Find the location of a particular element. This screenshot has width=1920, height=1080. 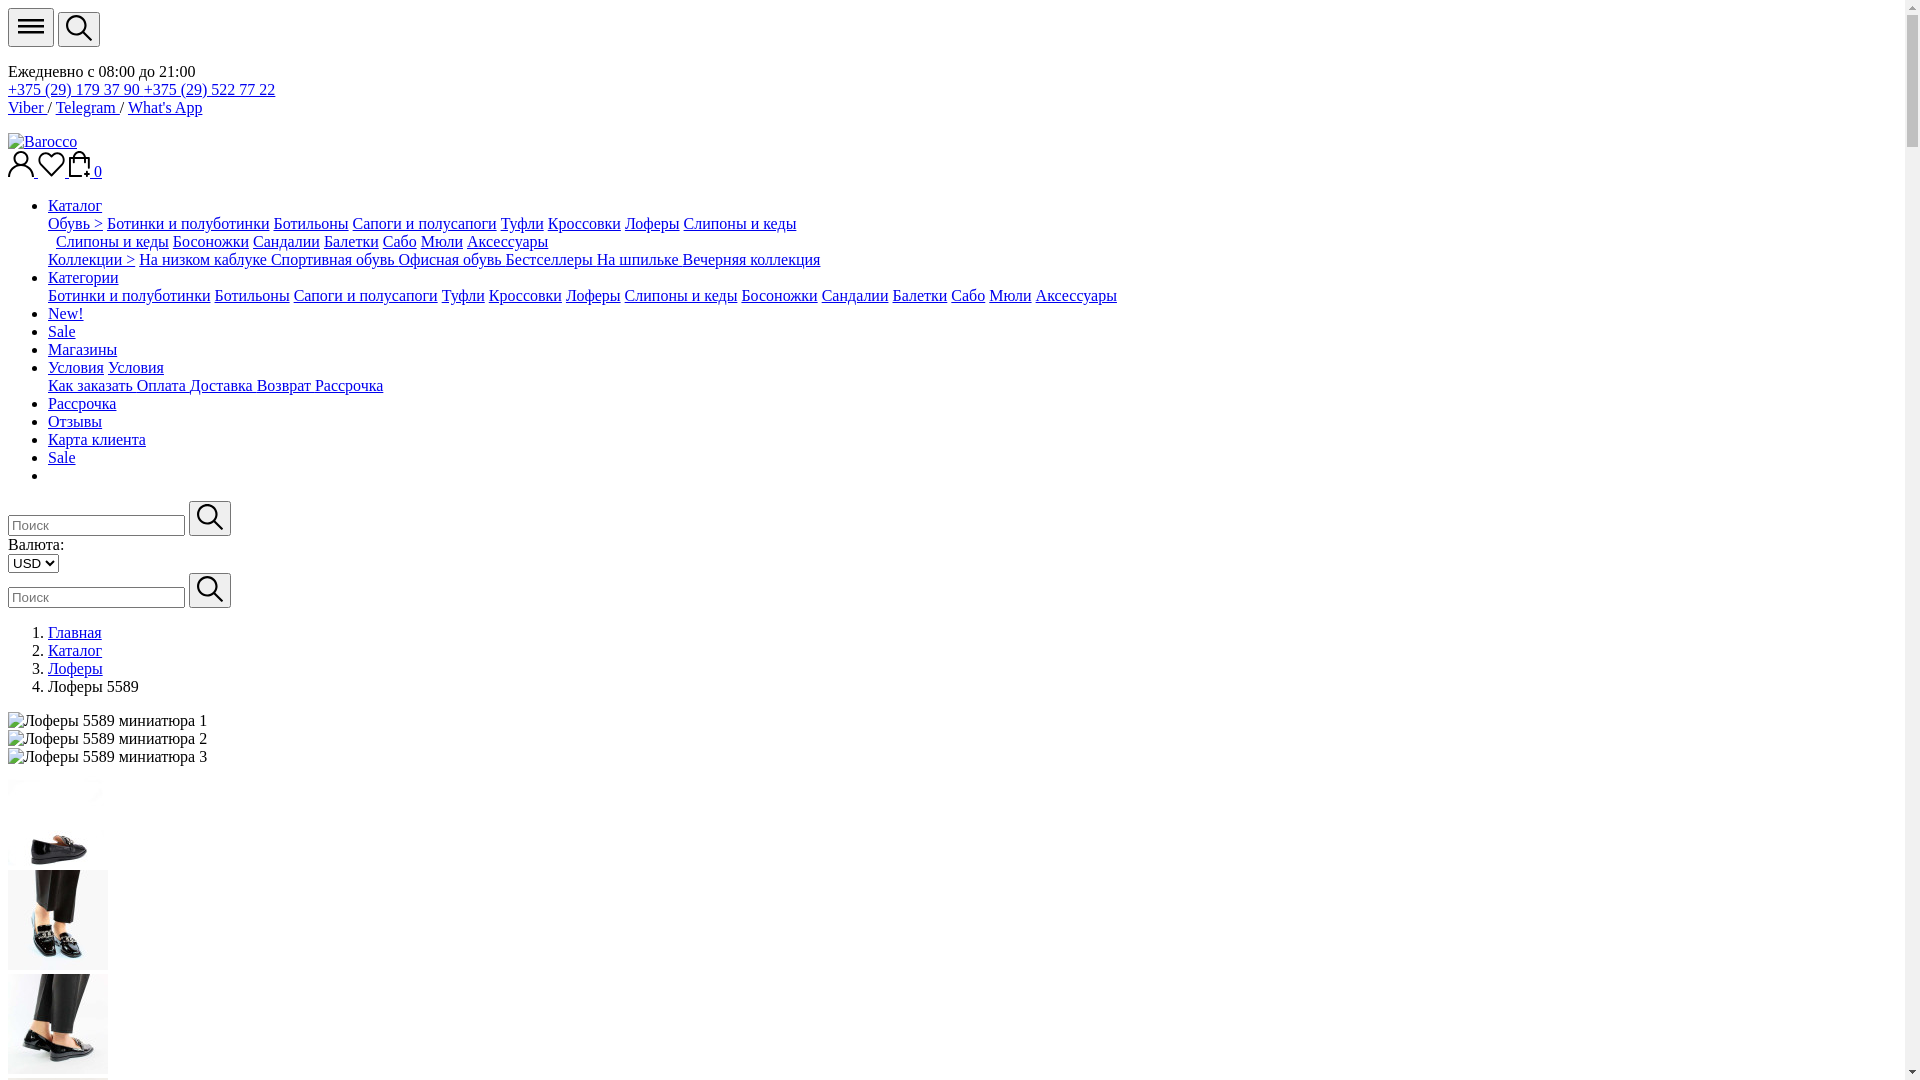

'+375 (29) 179 37 90' is located at coordinates (76, 88).